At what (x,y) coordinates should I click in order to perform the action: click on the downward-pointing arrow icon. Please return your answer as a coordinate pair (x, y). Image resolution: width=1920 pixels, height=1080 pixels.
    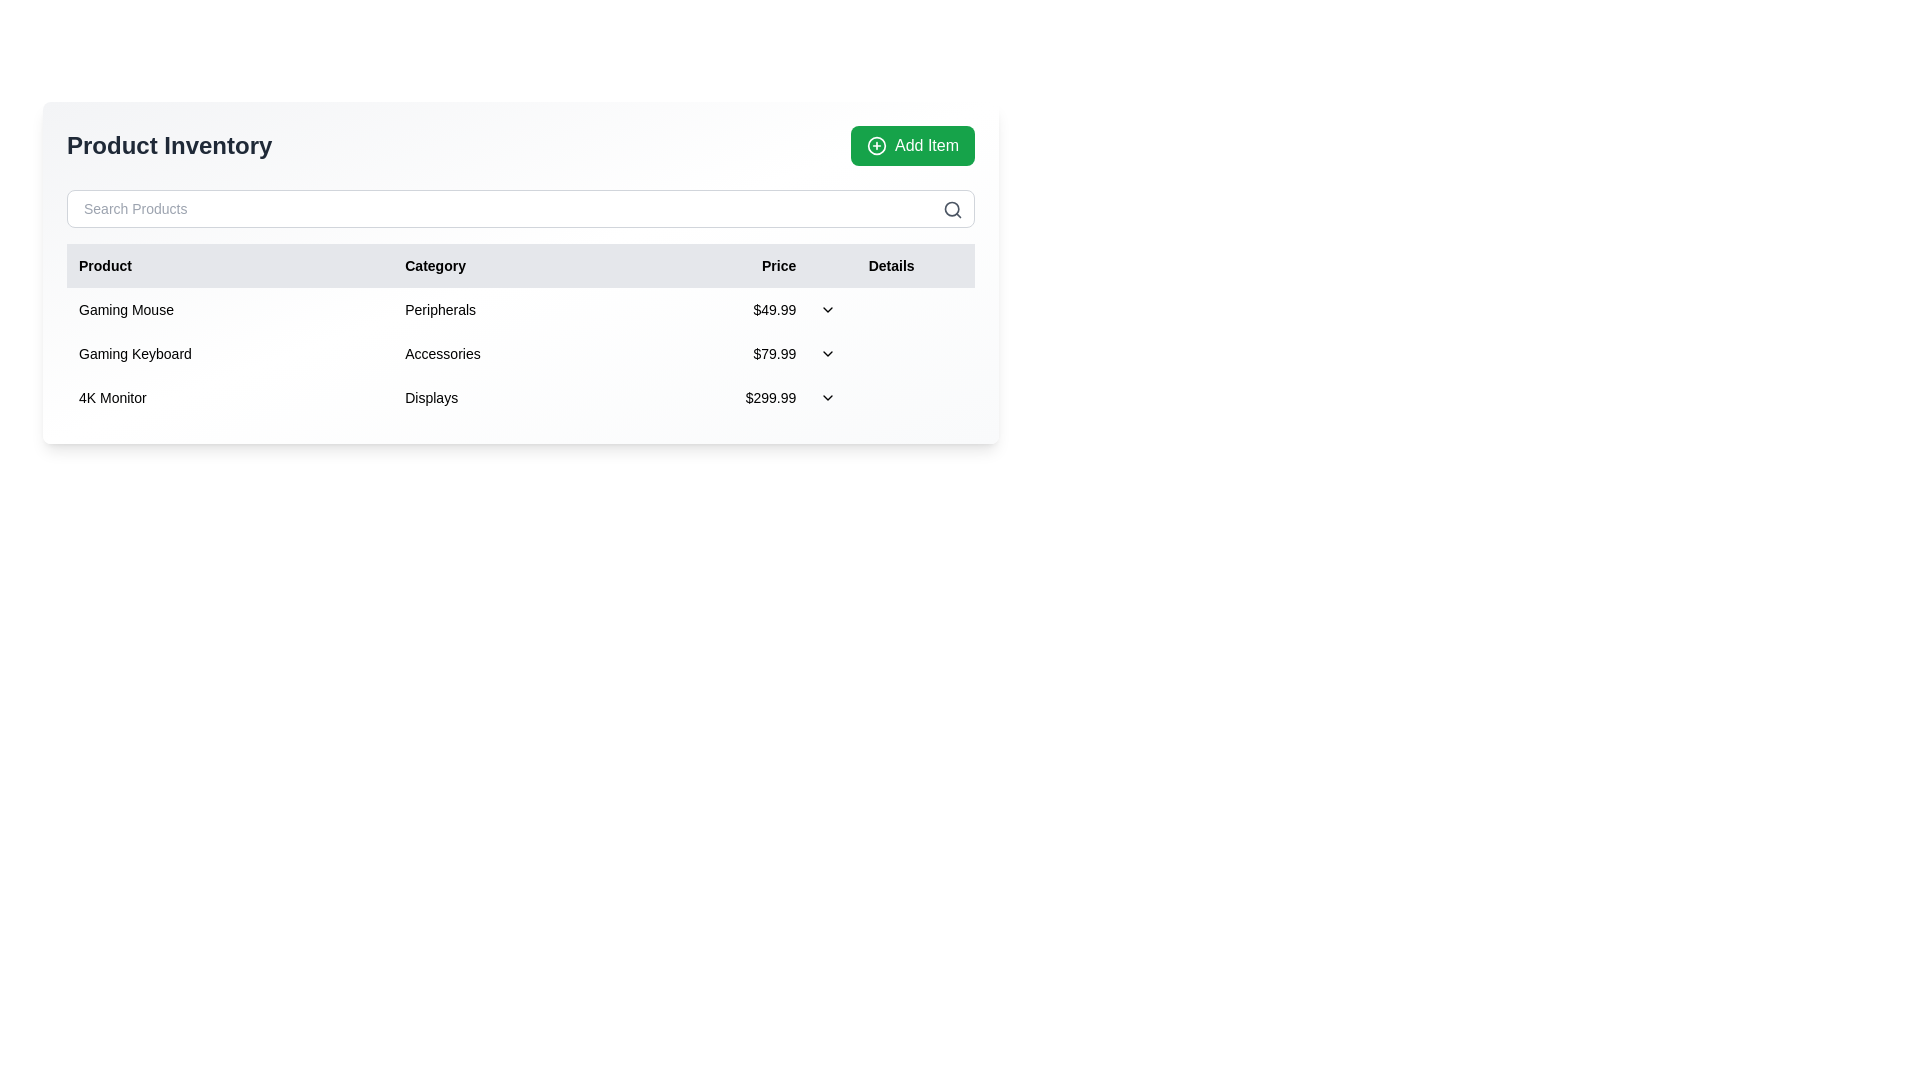
    Looking at the image, I should click on (828, 309).